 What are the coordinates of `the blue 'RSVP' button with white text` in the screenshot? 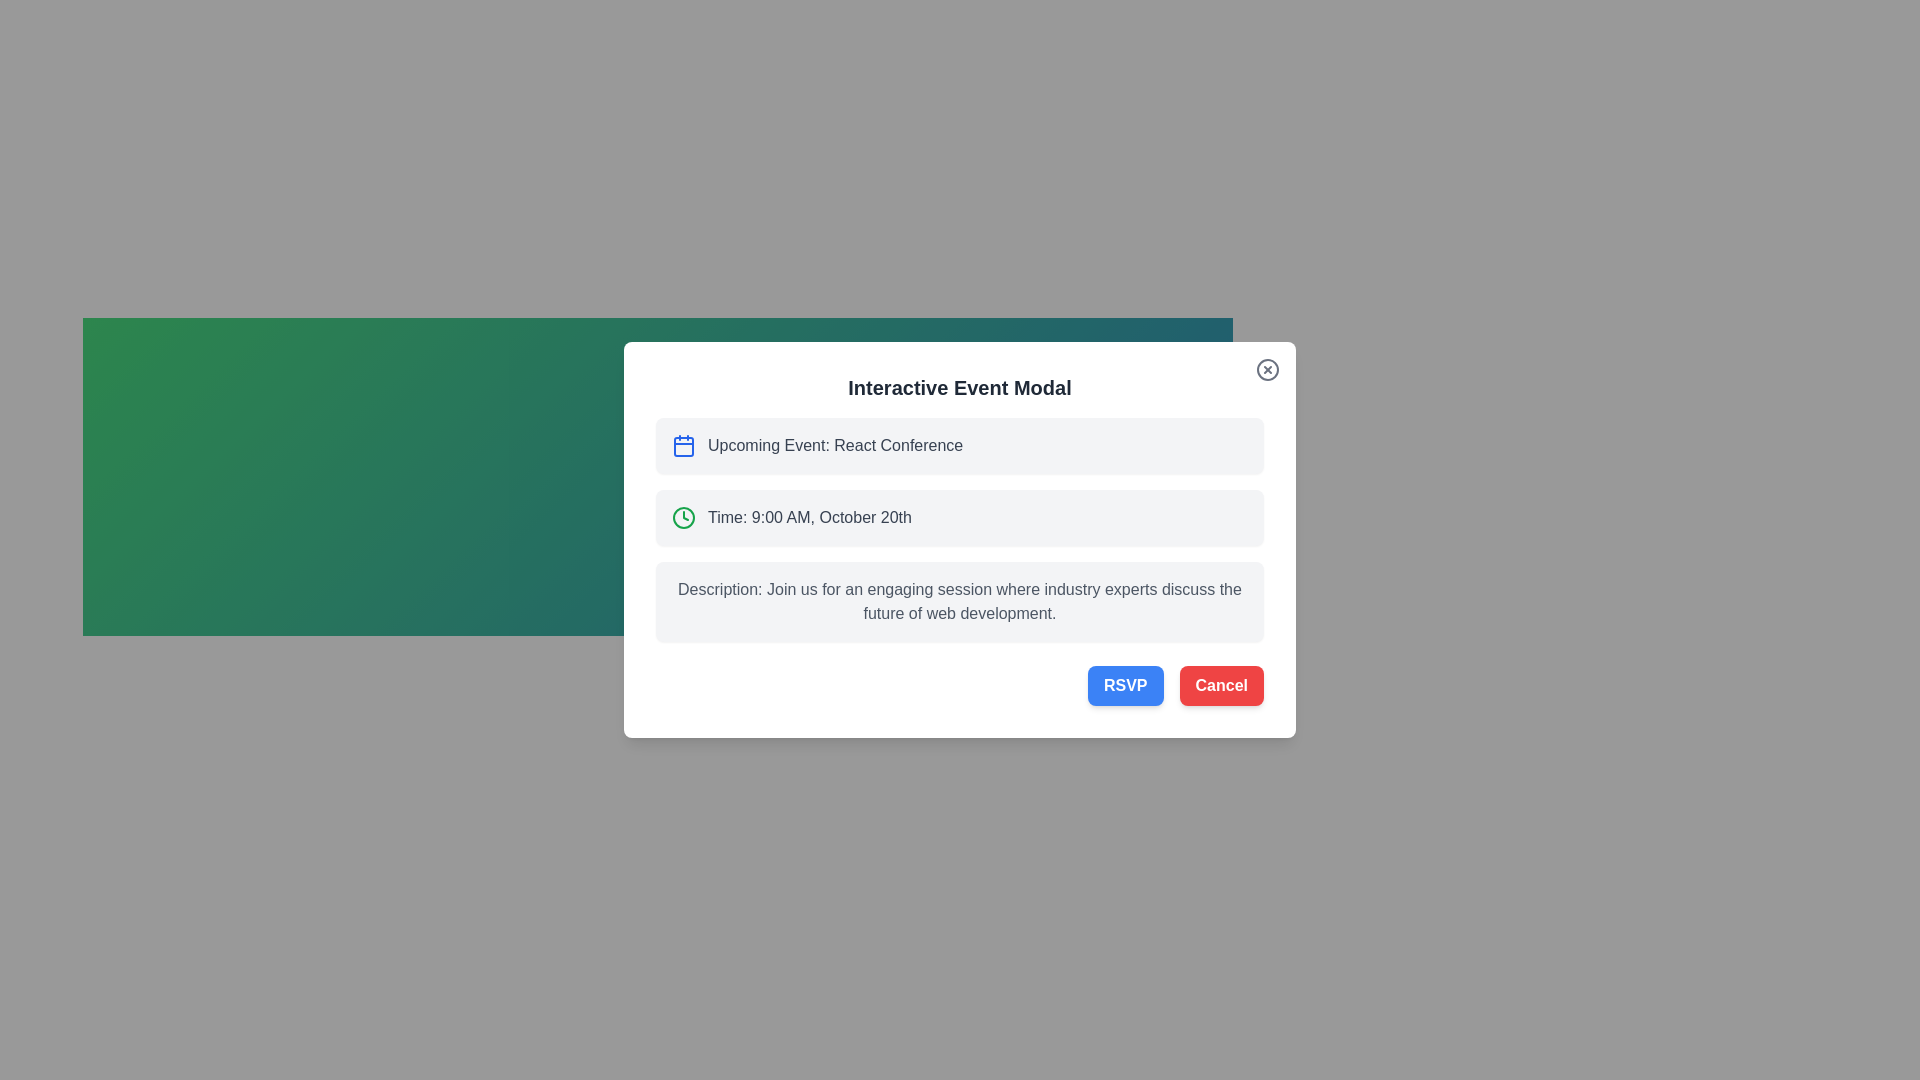 It's located at (1125, 685).